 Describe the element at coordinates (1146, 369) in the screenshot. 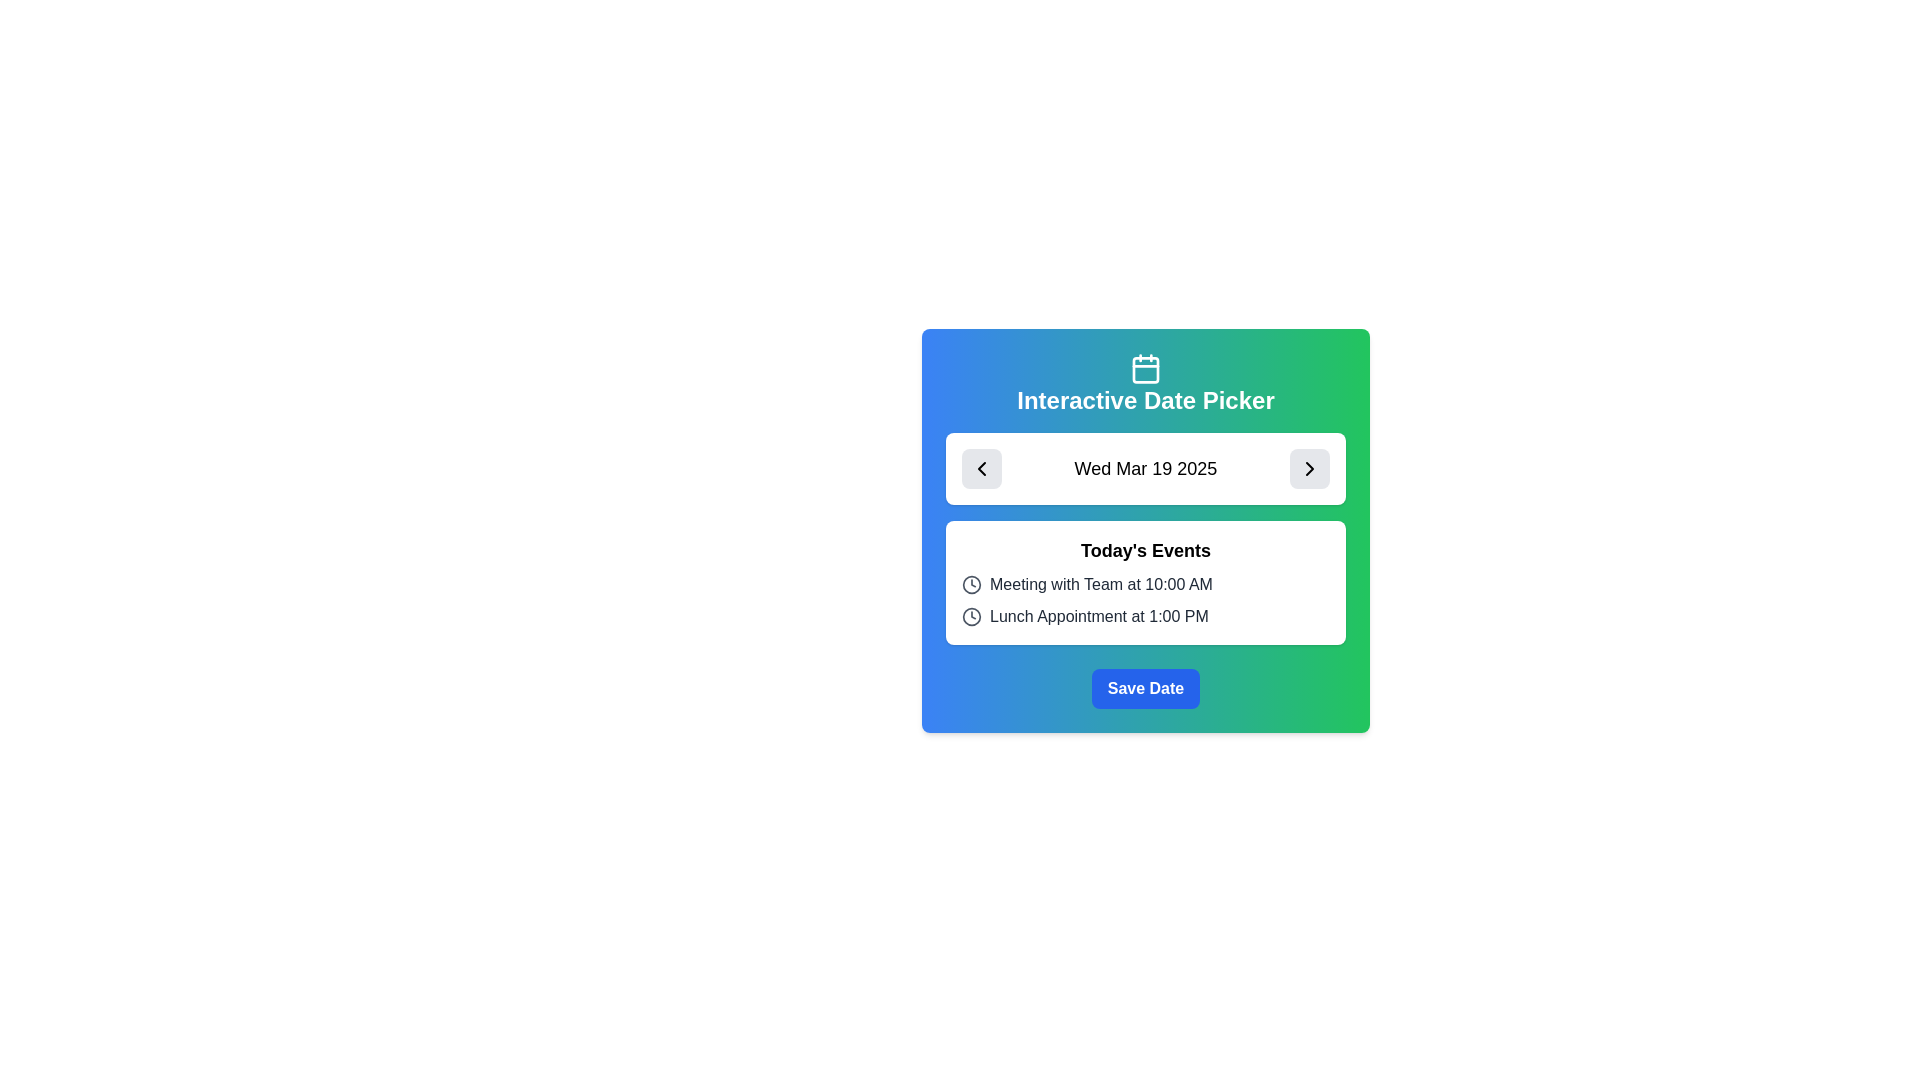

I see `the calendar icon located above the 'Interactive Date Picker' text within the card interface` at that location.